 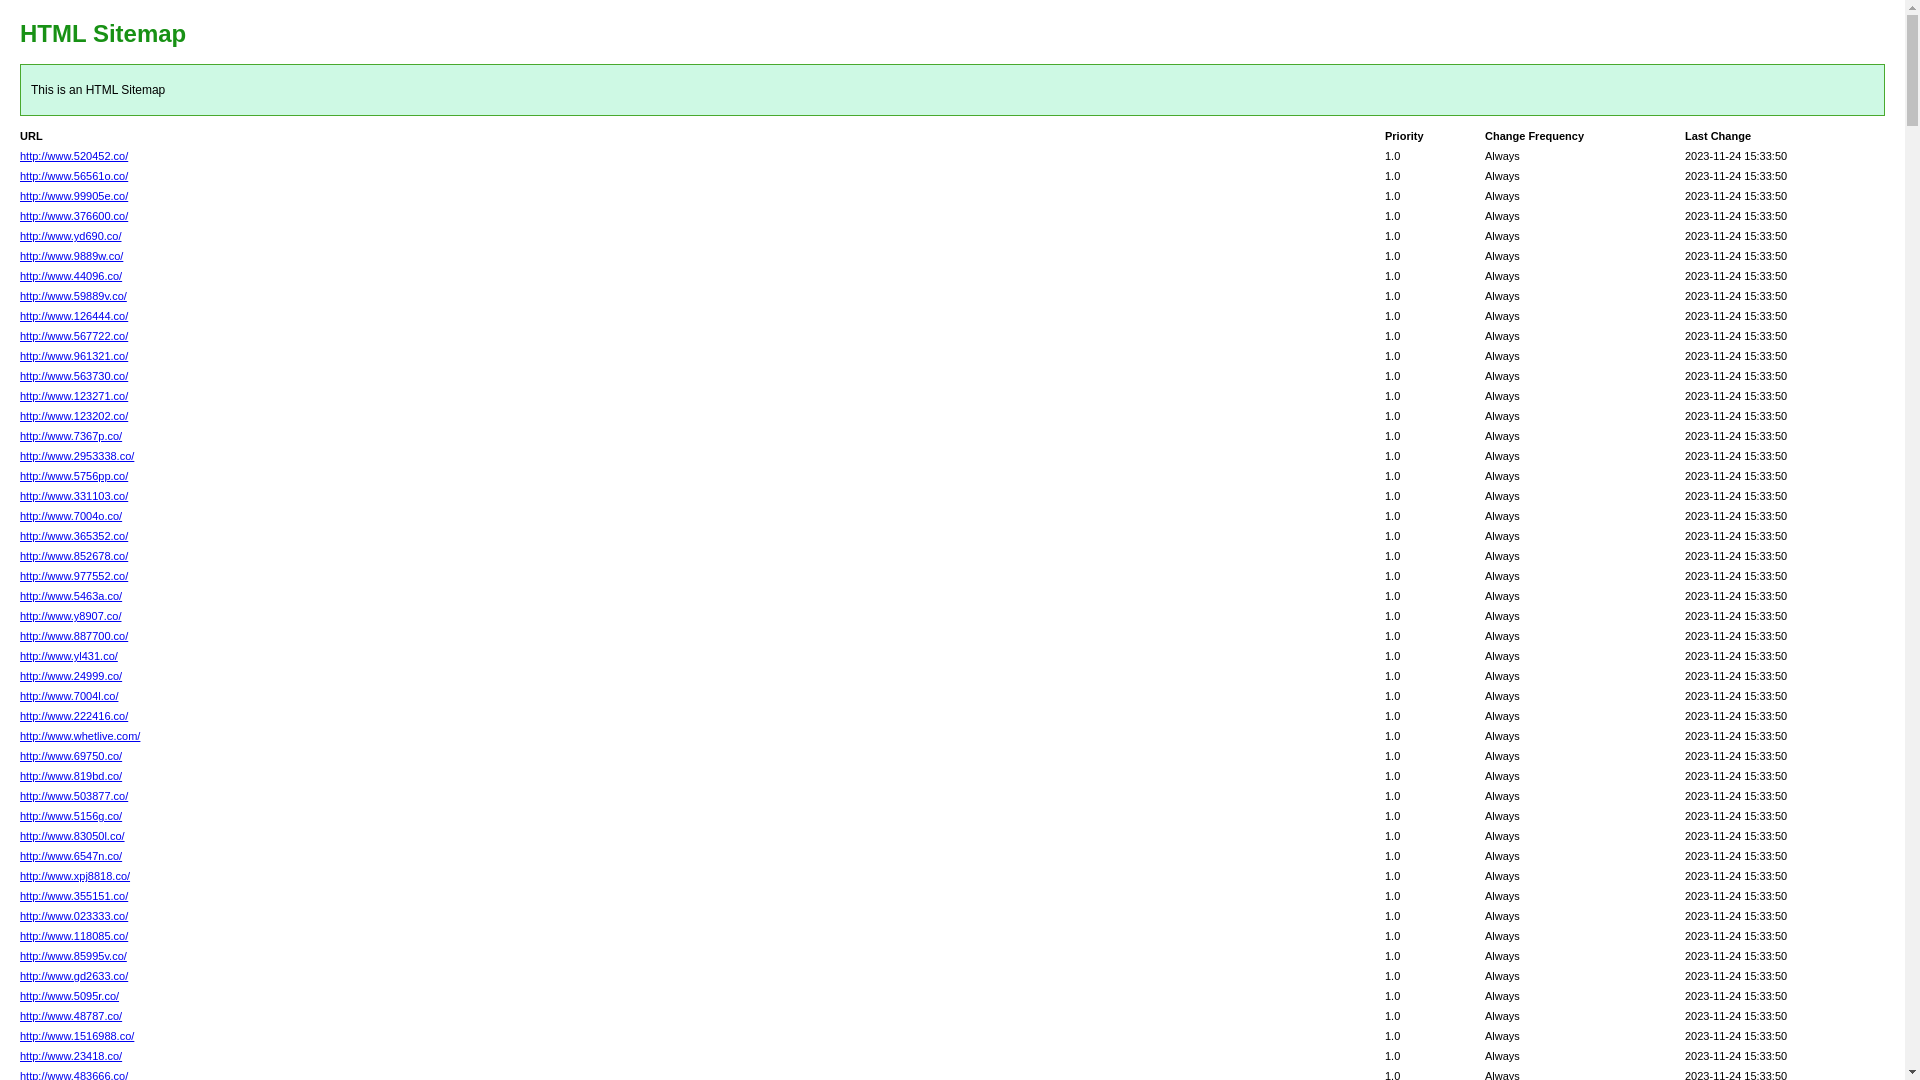 I want to click on 'http://www.56561o.co/', so click(x=73, y=175).